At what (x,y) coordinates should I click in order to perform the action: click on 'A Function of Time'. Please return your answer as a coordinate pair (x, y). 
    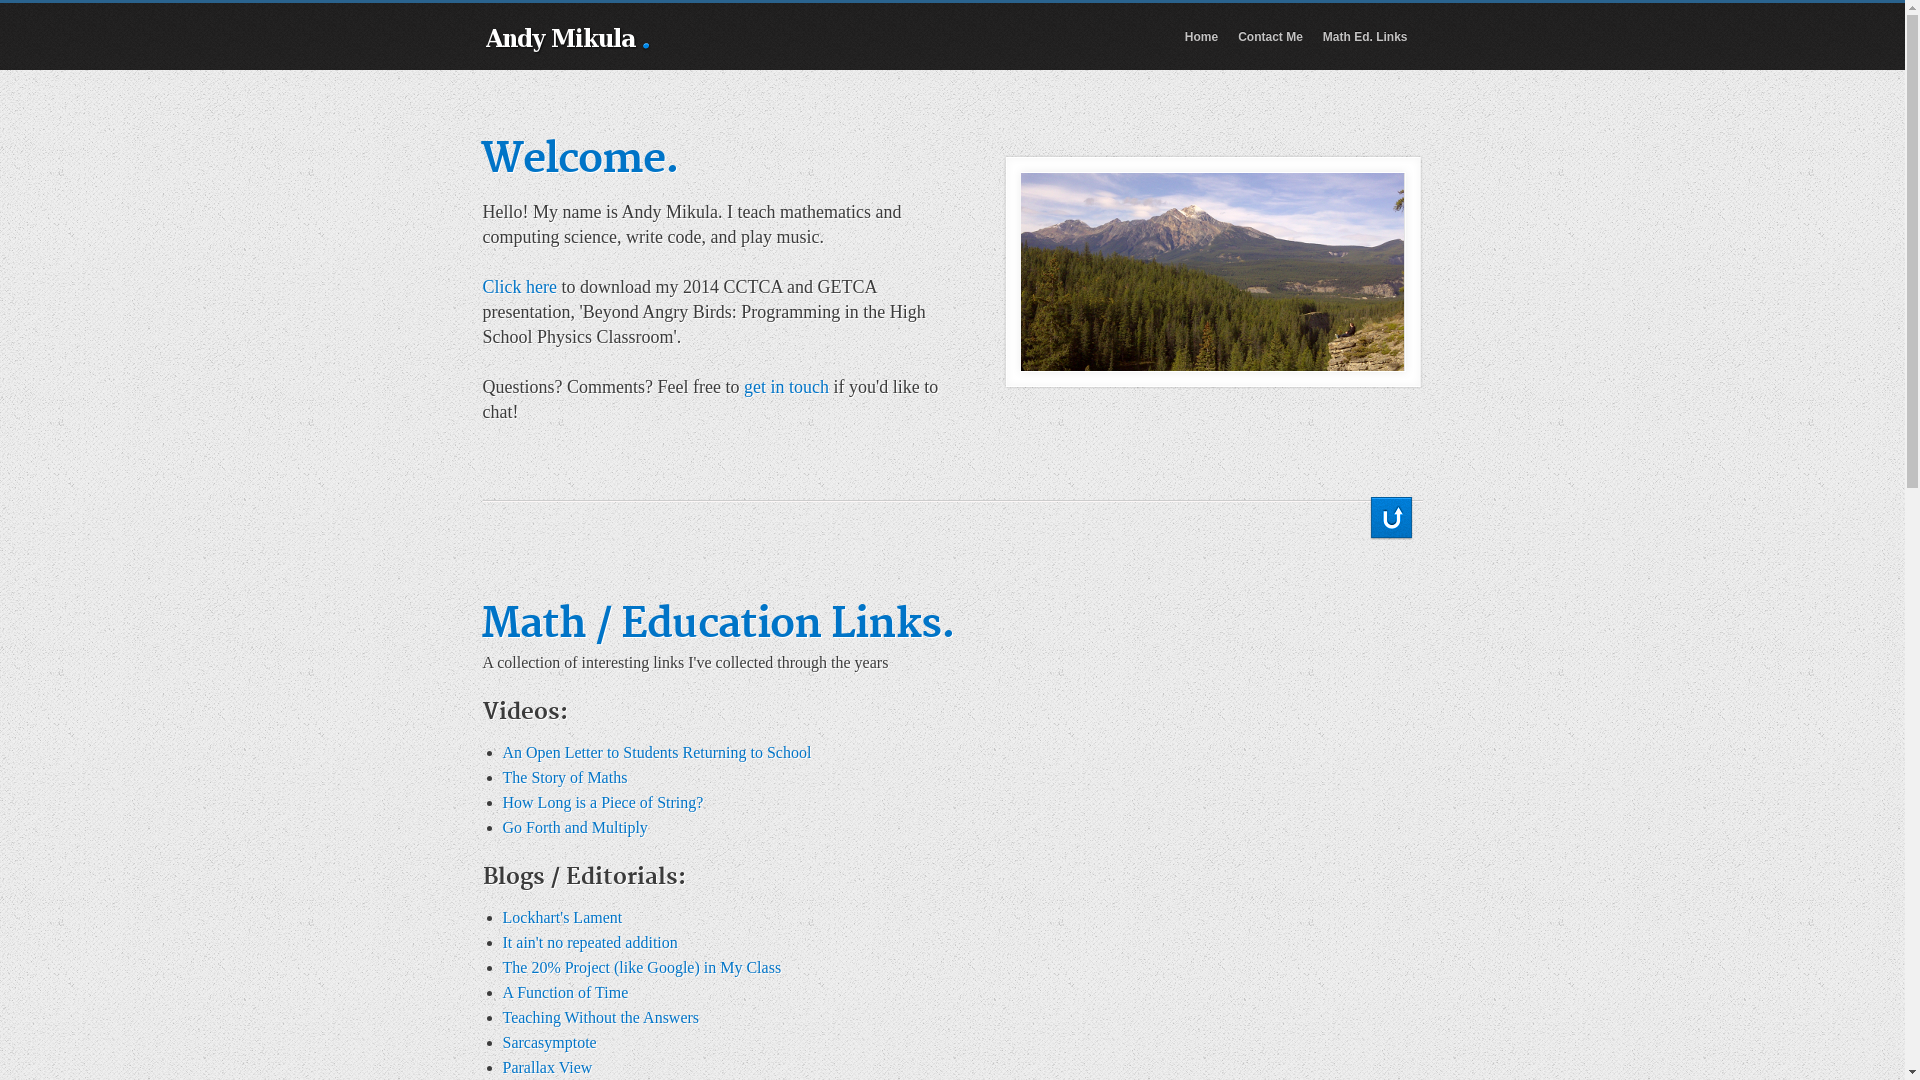
    Looking at the image, I should click on (502, 992).